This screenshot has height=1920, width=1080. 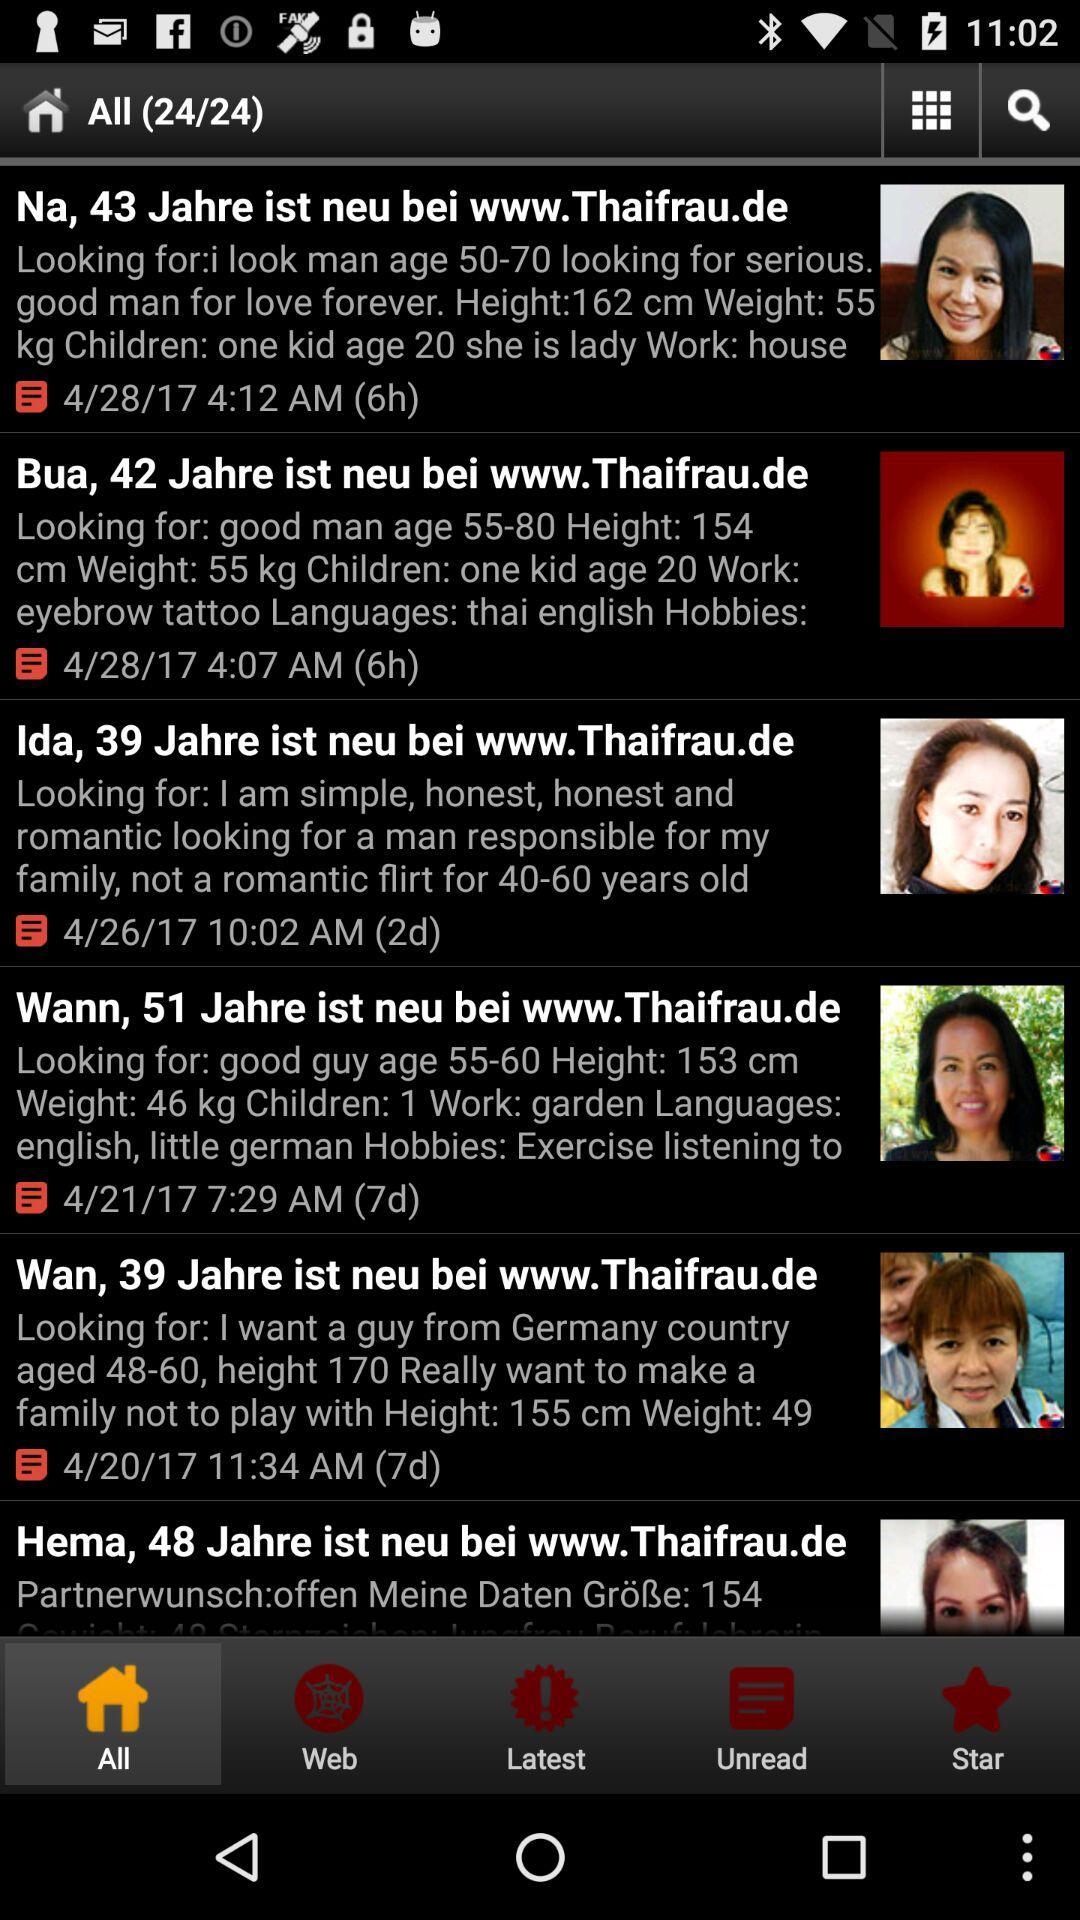 What do you see at coordinates (444, 1602) in the screenshot?
I see `partnerwunsch offen meine item` at bounding box center [444, 1602].